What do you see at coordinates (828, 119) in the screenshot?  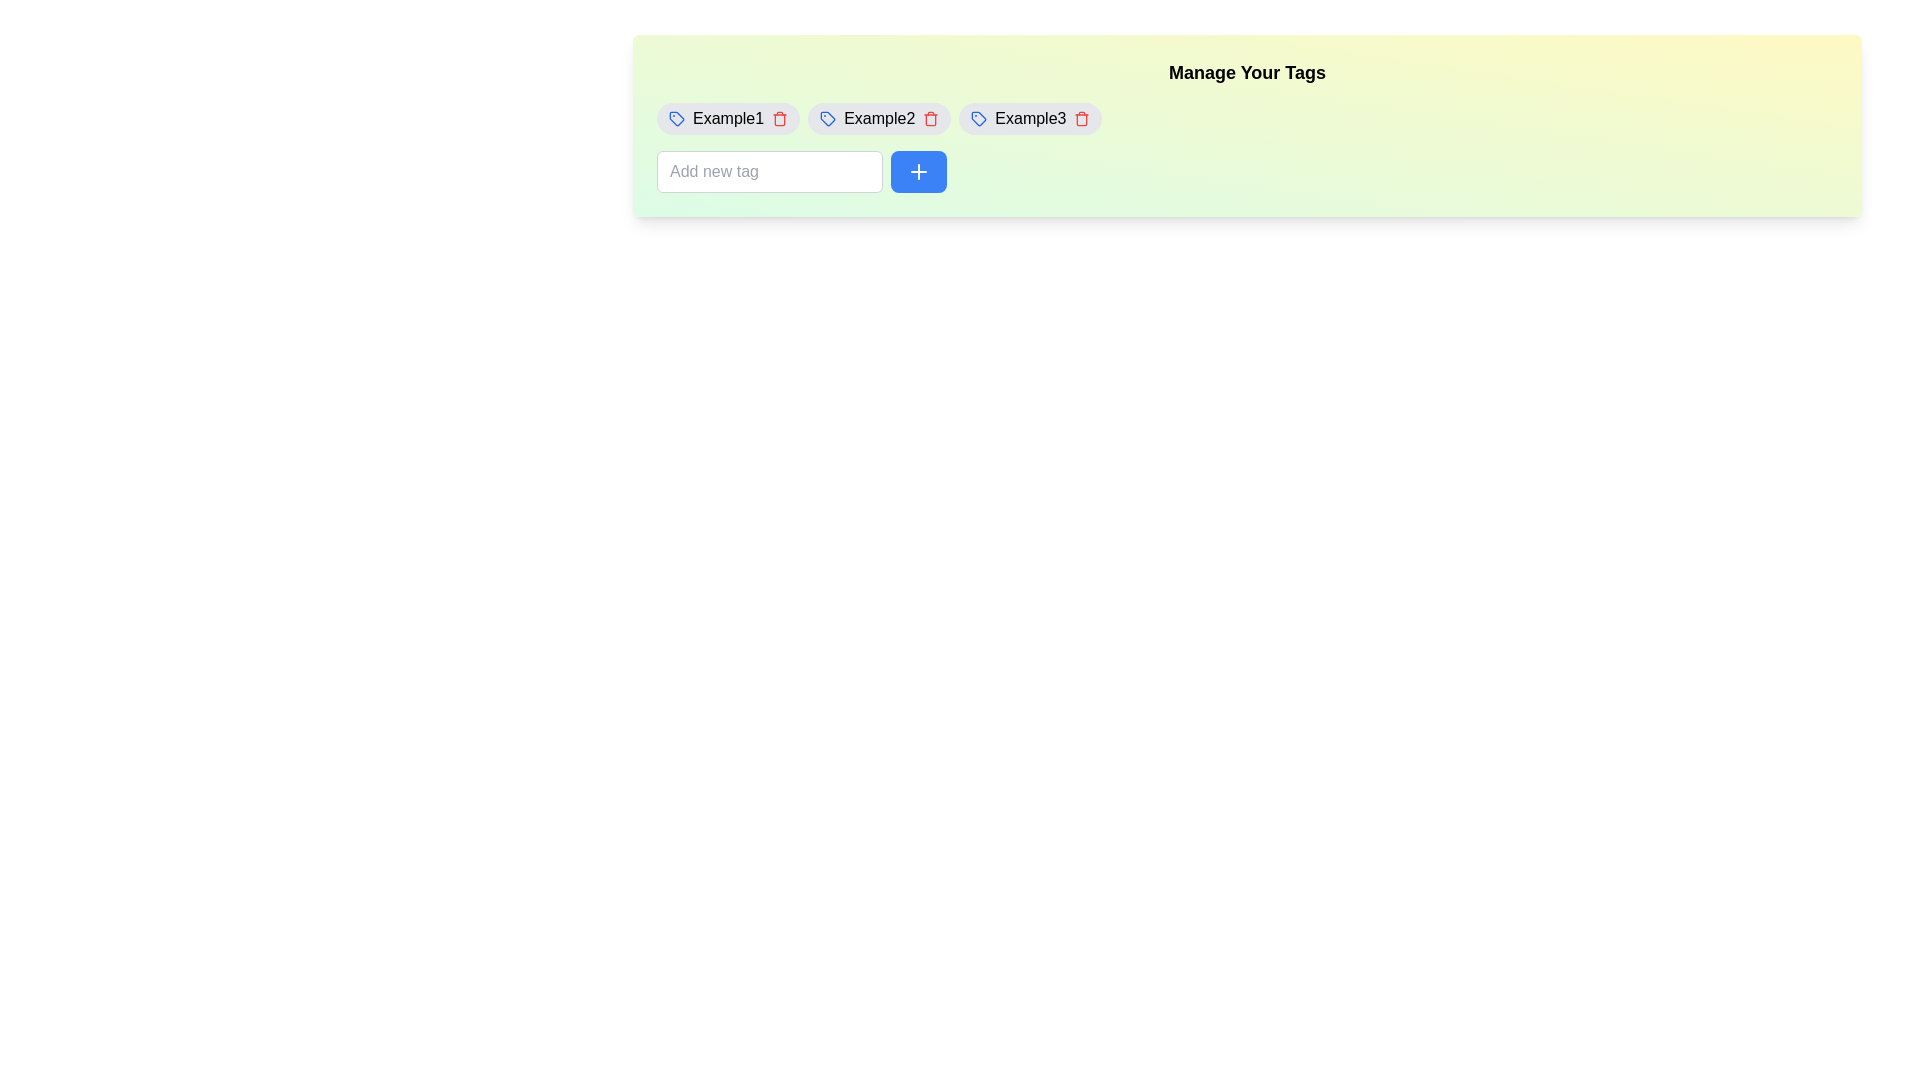 I see `the blue tag-shaped icon located adjacent to the text 'Example2' in the tag management section` at bounding box center [828, 119].